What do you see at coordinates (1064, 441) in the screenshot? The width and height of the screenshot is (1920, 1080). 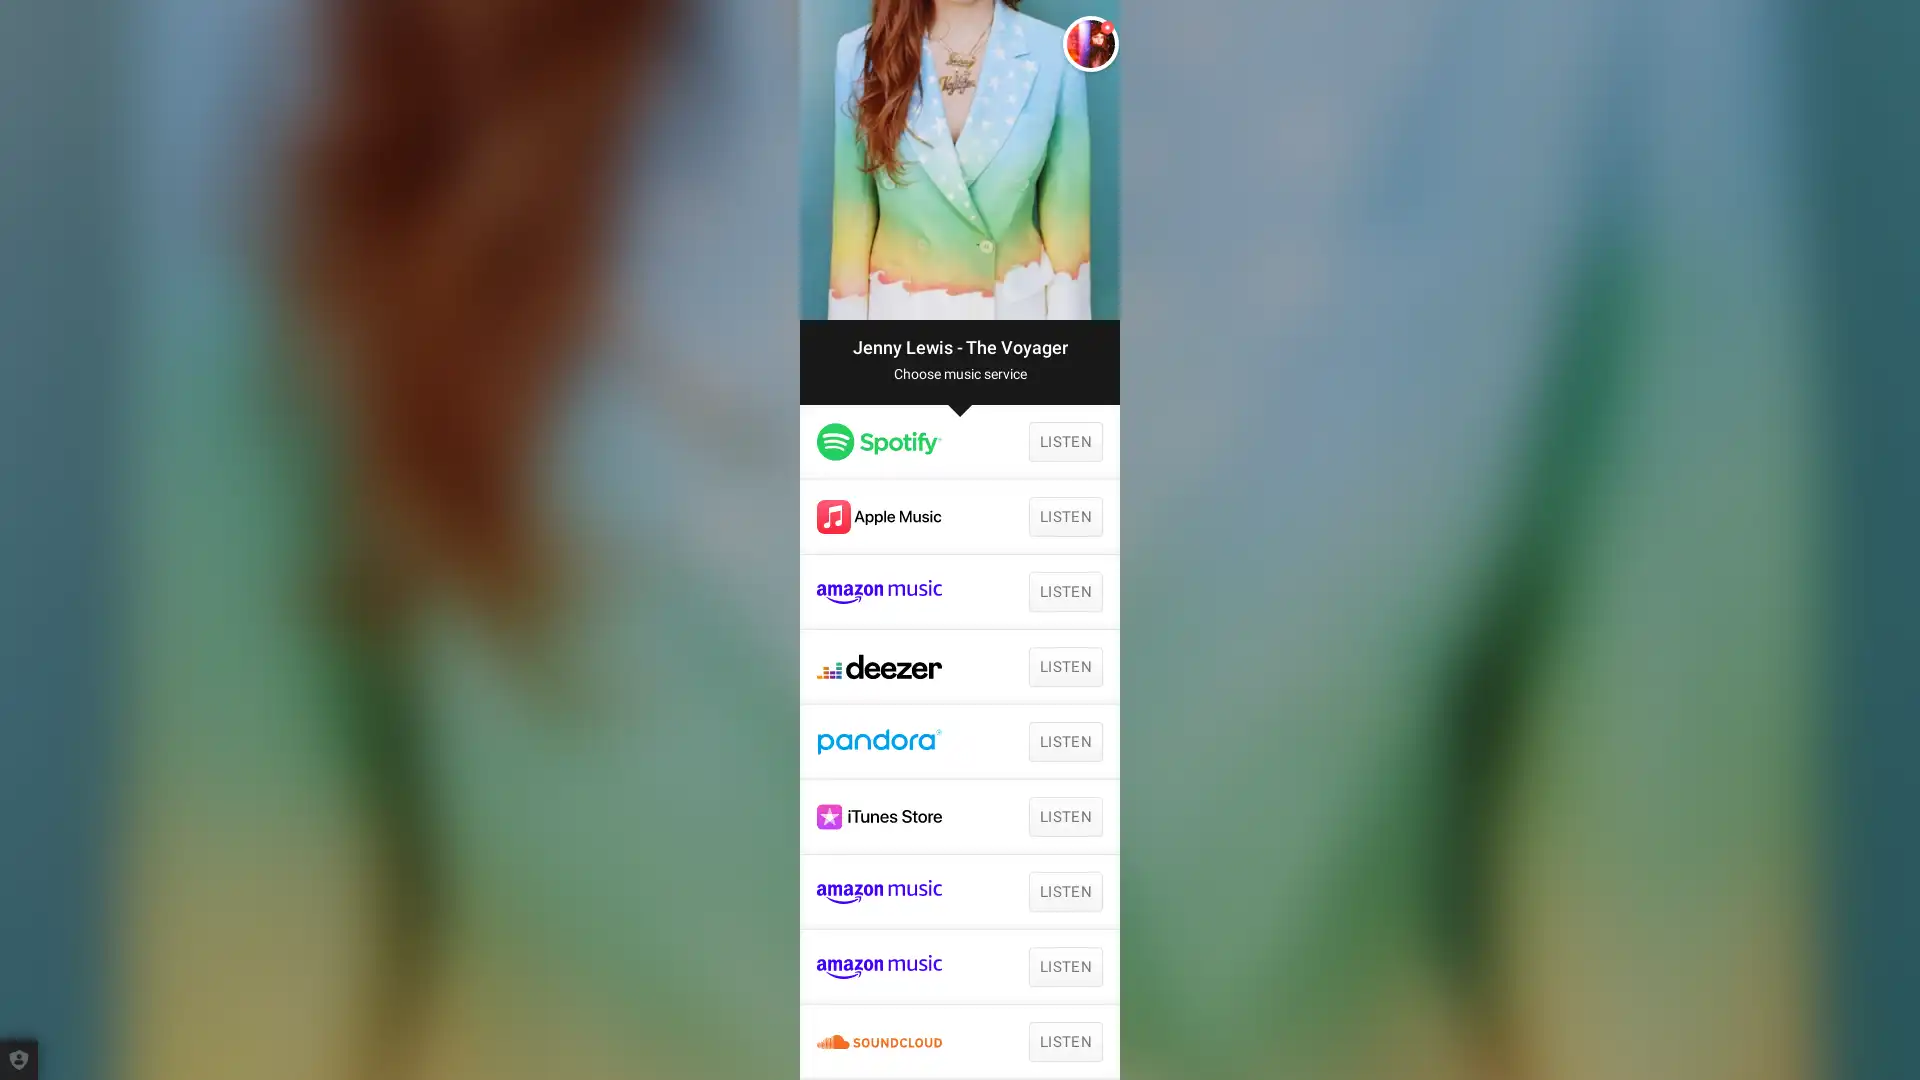 I see `LISTEN` at bounding box center [1064, 441].